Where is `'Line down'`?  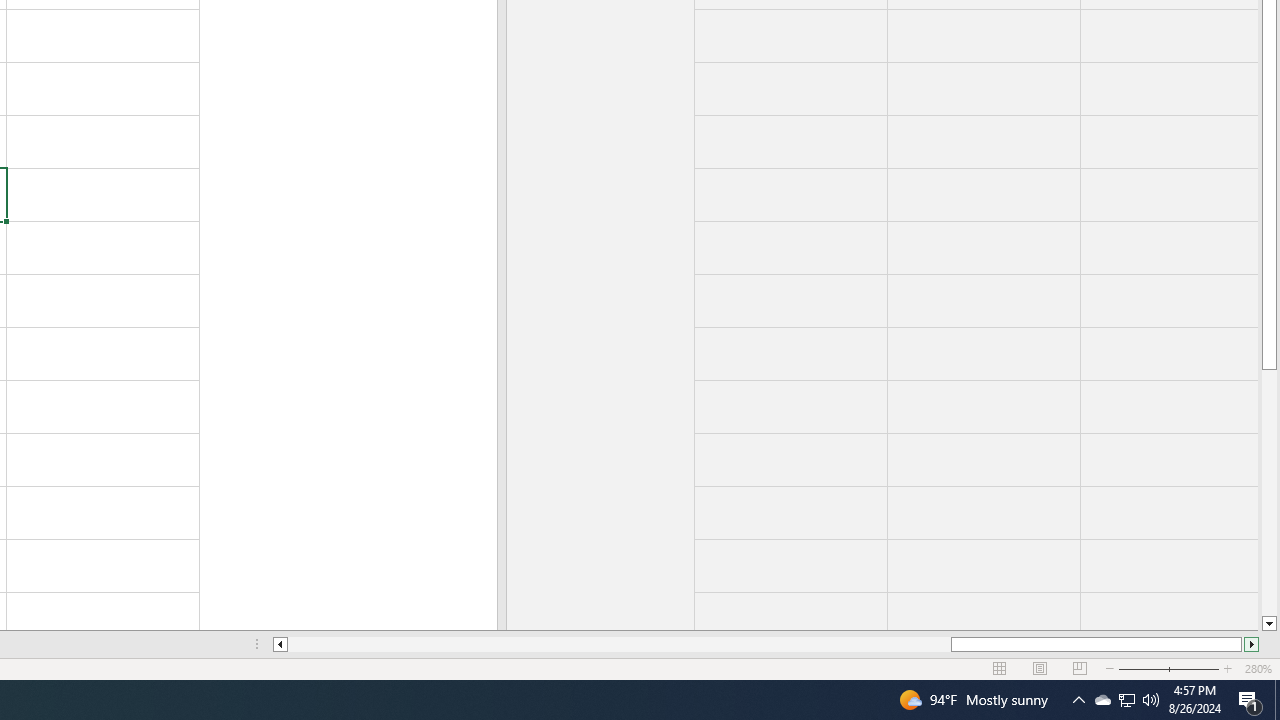 'Line down' is located at coordinates (1268, 623).